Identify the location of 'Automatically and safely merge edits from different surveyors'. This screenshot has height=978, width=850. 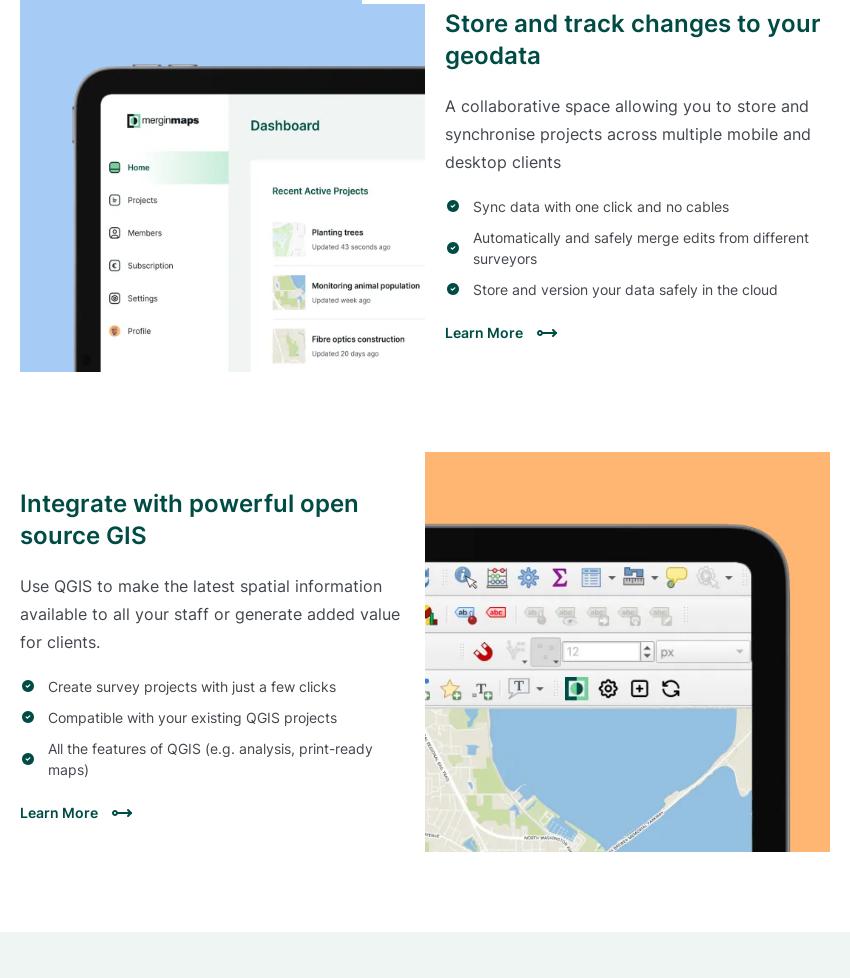
(640, 246).